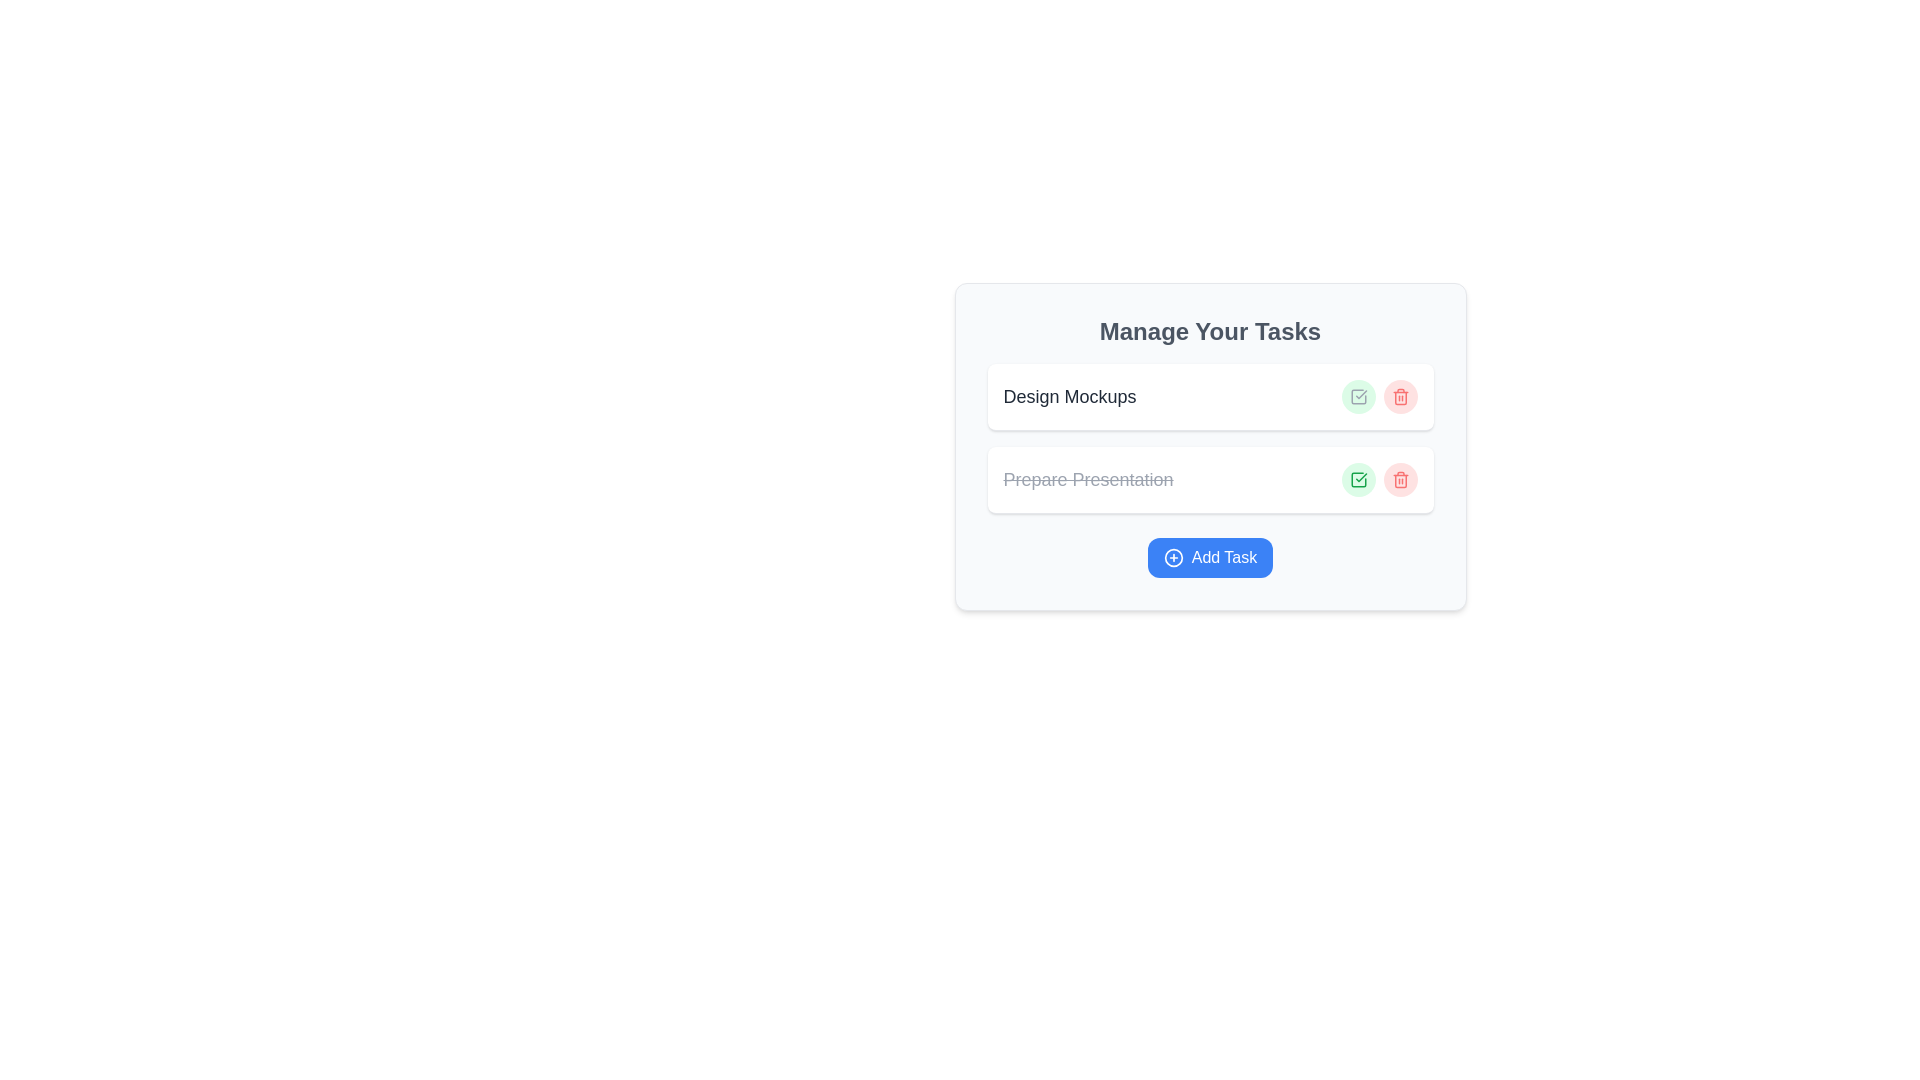  I want to click on the circular SVG element representing a plus sign, located in the bottom center of the task management panel, just above the 'Add Task' button, so click(1173, 558).